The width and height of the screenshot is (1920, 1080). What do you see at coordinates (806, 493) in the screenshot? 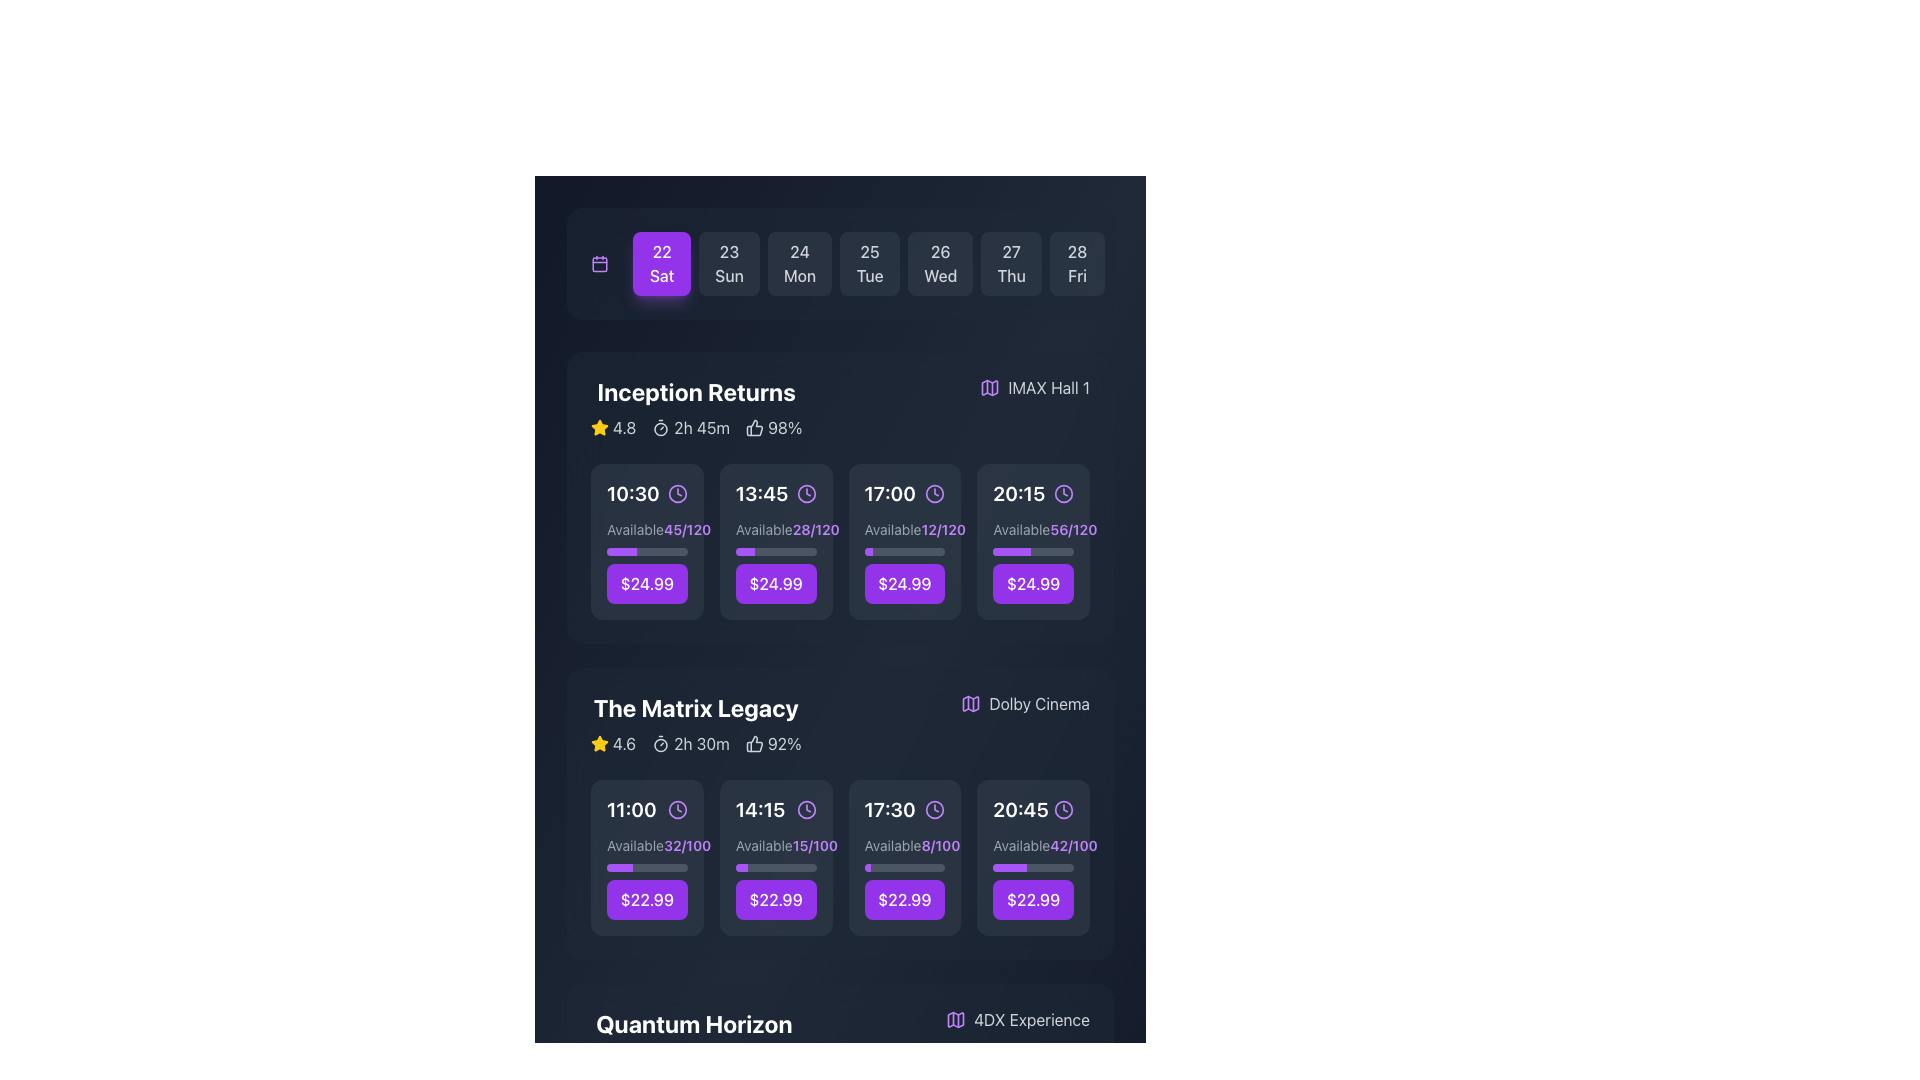
I see `the clock icon located adjacent to the text '13:45' in the second slot of the 'Inception Returns' schedule row, enhancing the interface's readability and recognition of time-related information` at bounding box center [806, 493].